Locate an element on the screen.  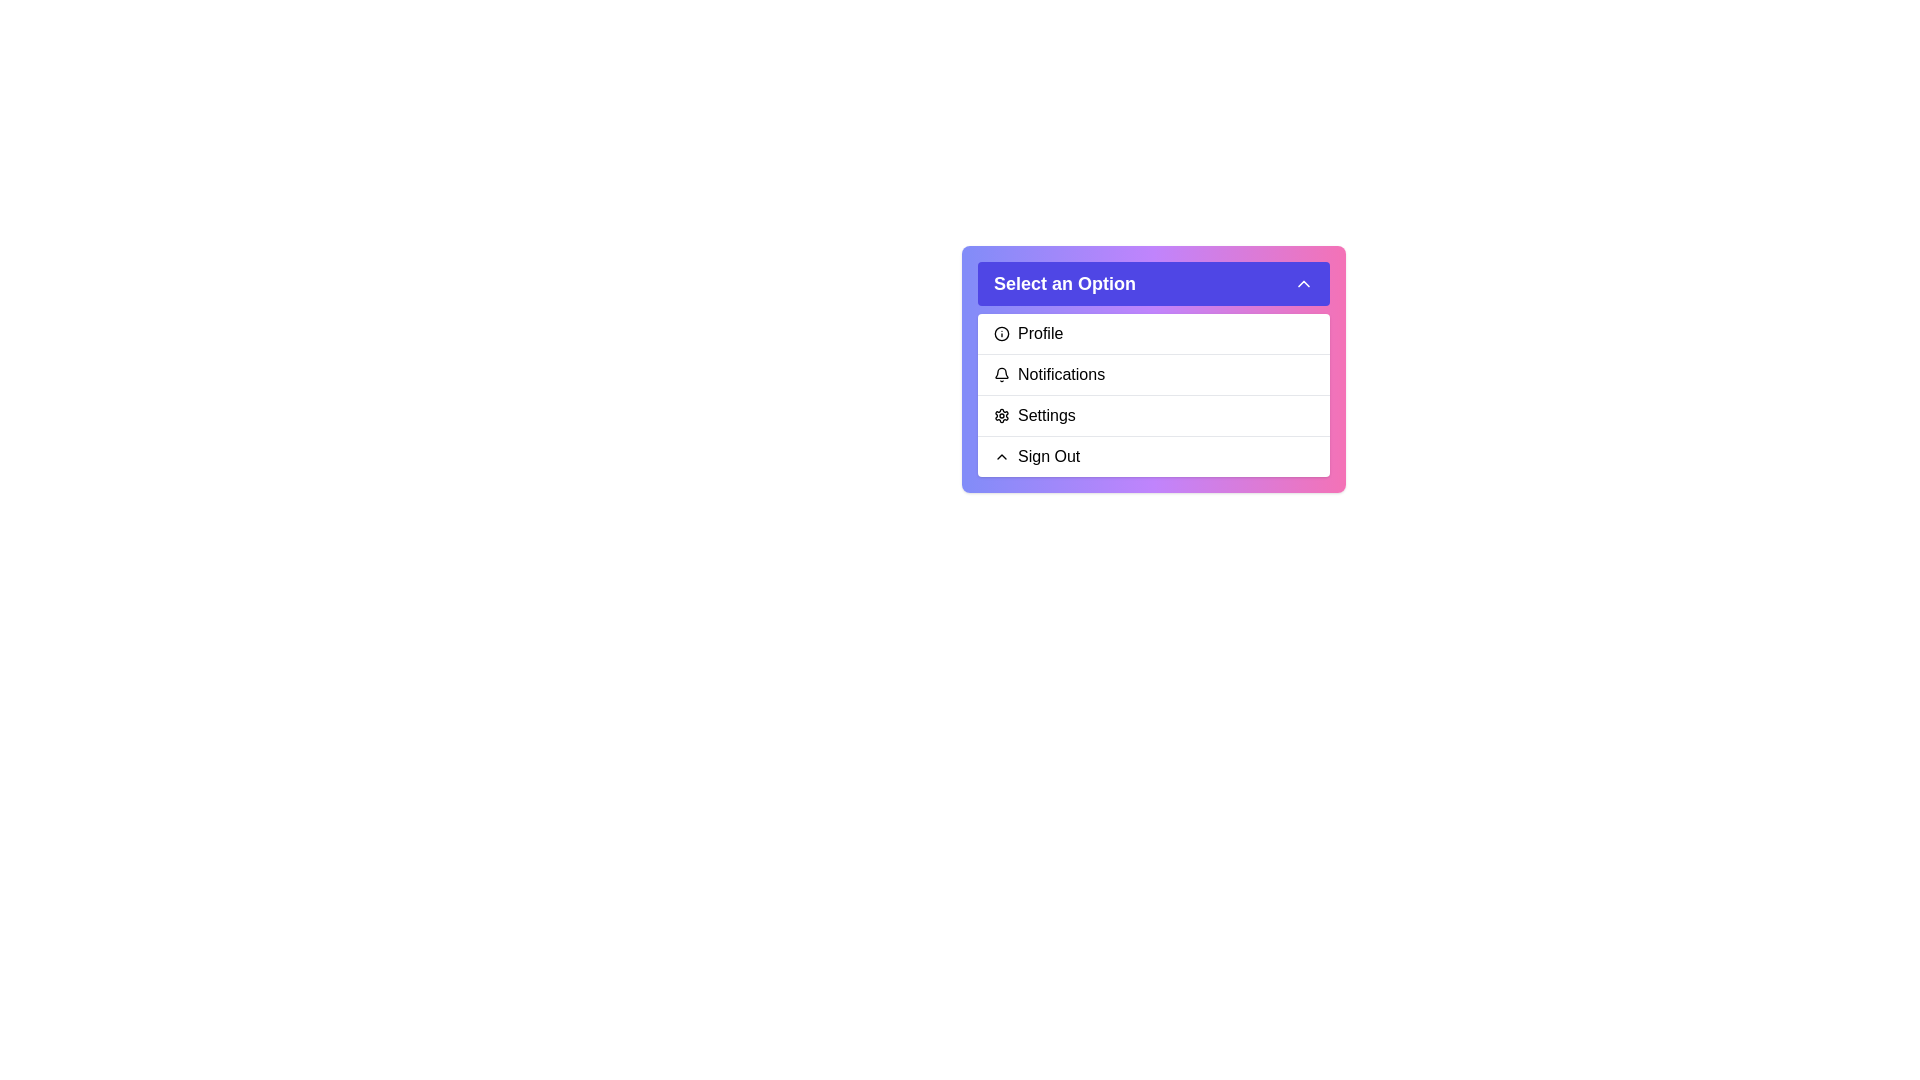
the dropdown toggle button to open or close the menu is located at coordinates (1153, 284).